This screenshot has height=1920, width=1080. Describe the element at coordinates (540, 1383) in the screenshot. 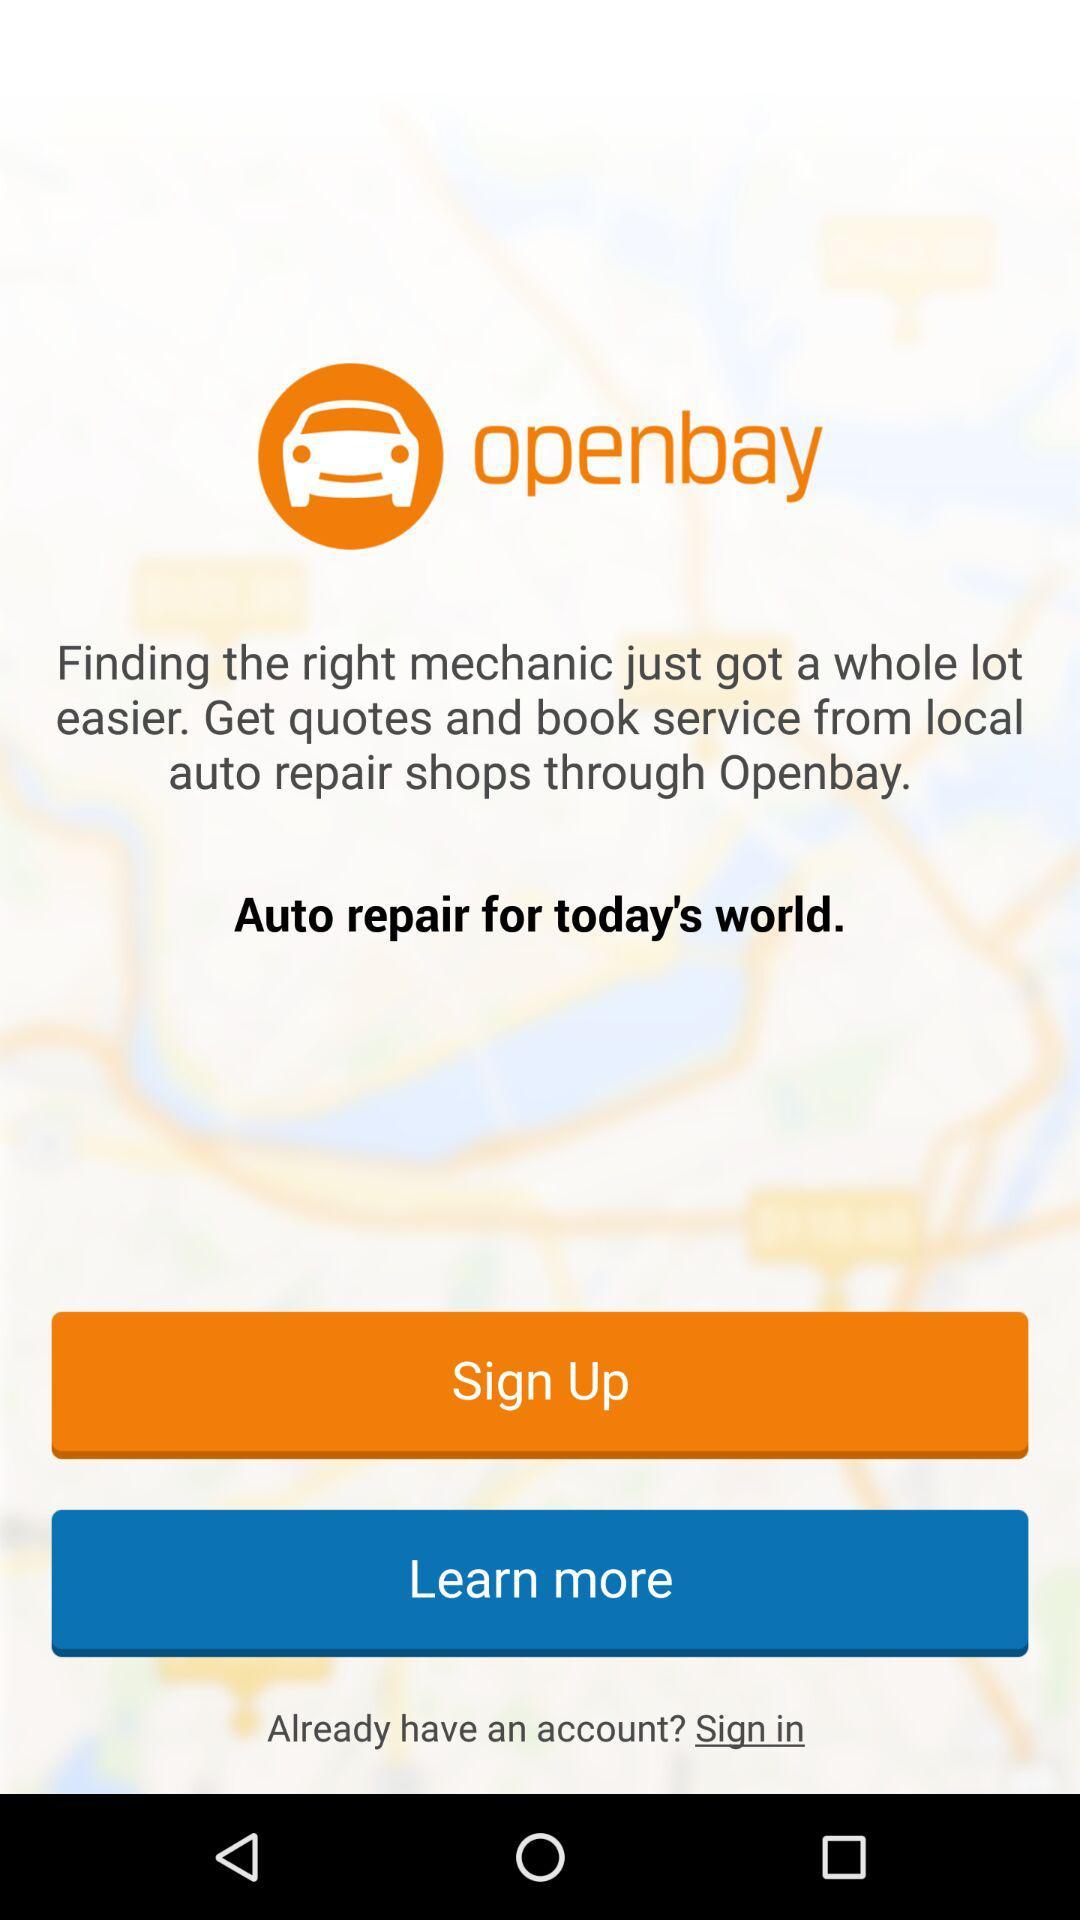

I see `item above learn more` at that location.